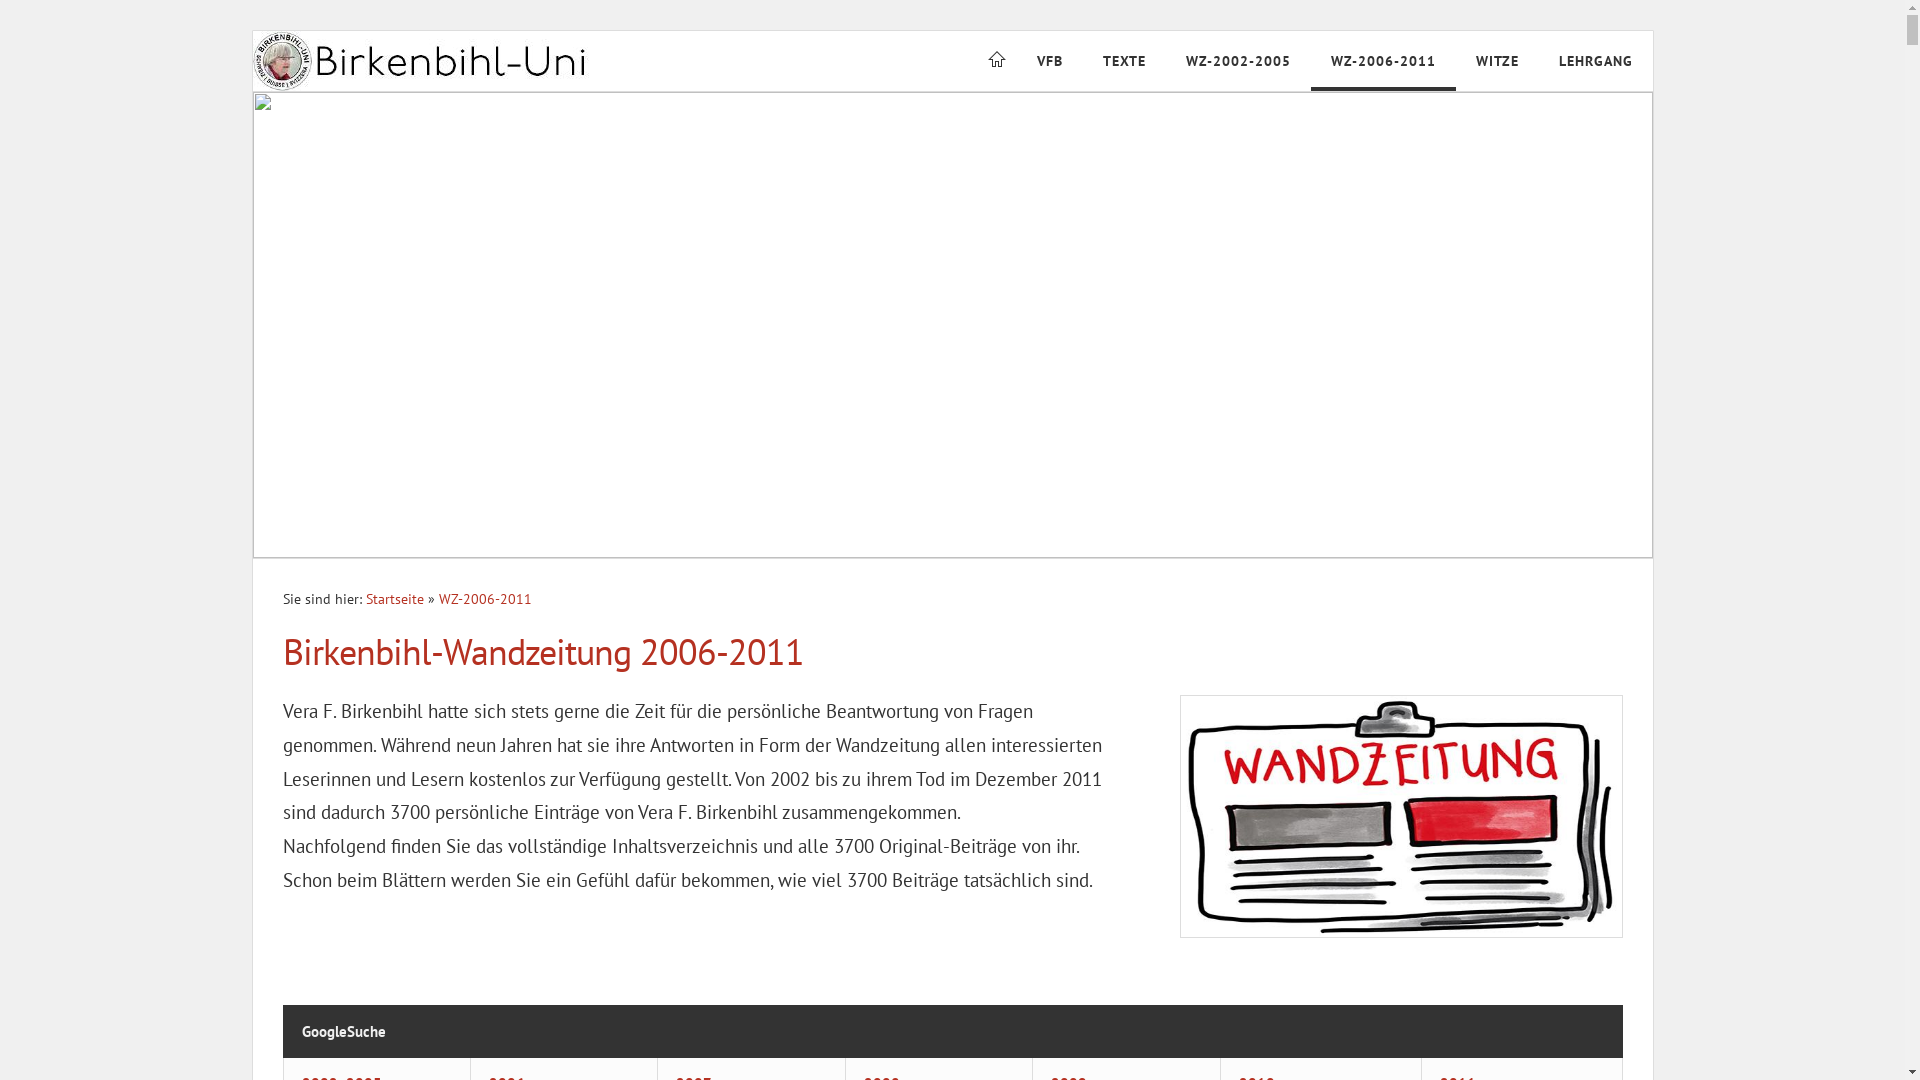  What do you see at coordinates (1123, 60) in the screenshot?
I see `'TEXTE'` at bounding box center [1123, 60].